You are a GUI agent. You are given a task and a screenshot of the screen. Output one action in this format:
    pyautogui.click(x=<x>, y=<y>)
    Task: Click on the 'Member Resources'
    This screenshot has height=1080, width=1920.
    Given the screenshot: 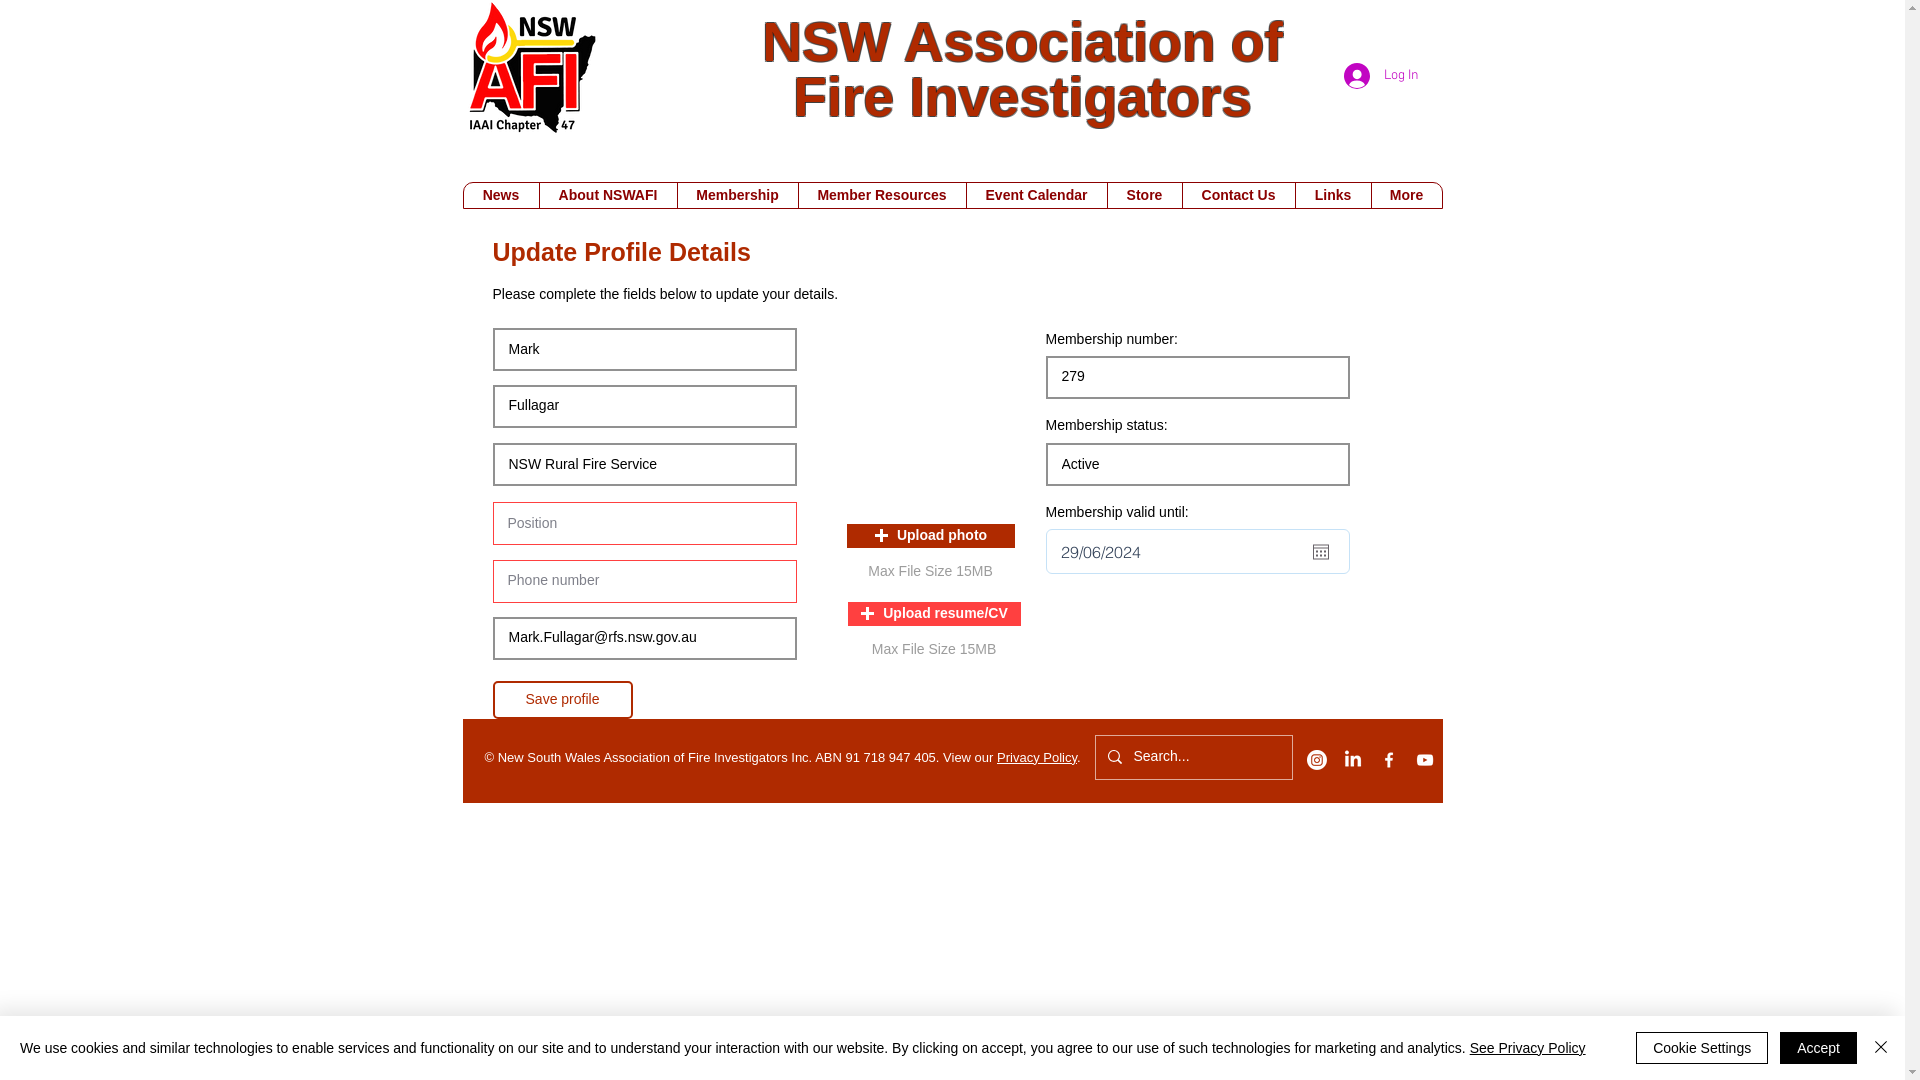 What is the action you would take?
    pyautogui.click(x=881, y=195)
    